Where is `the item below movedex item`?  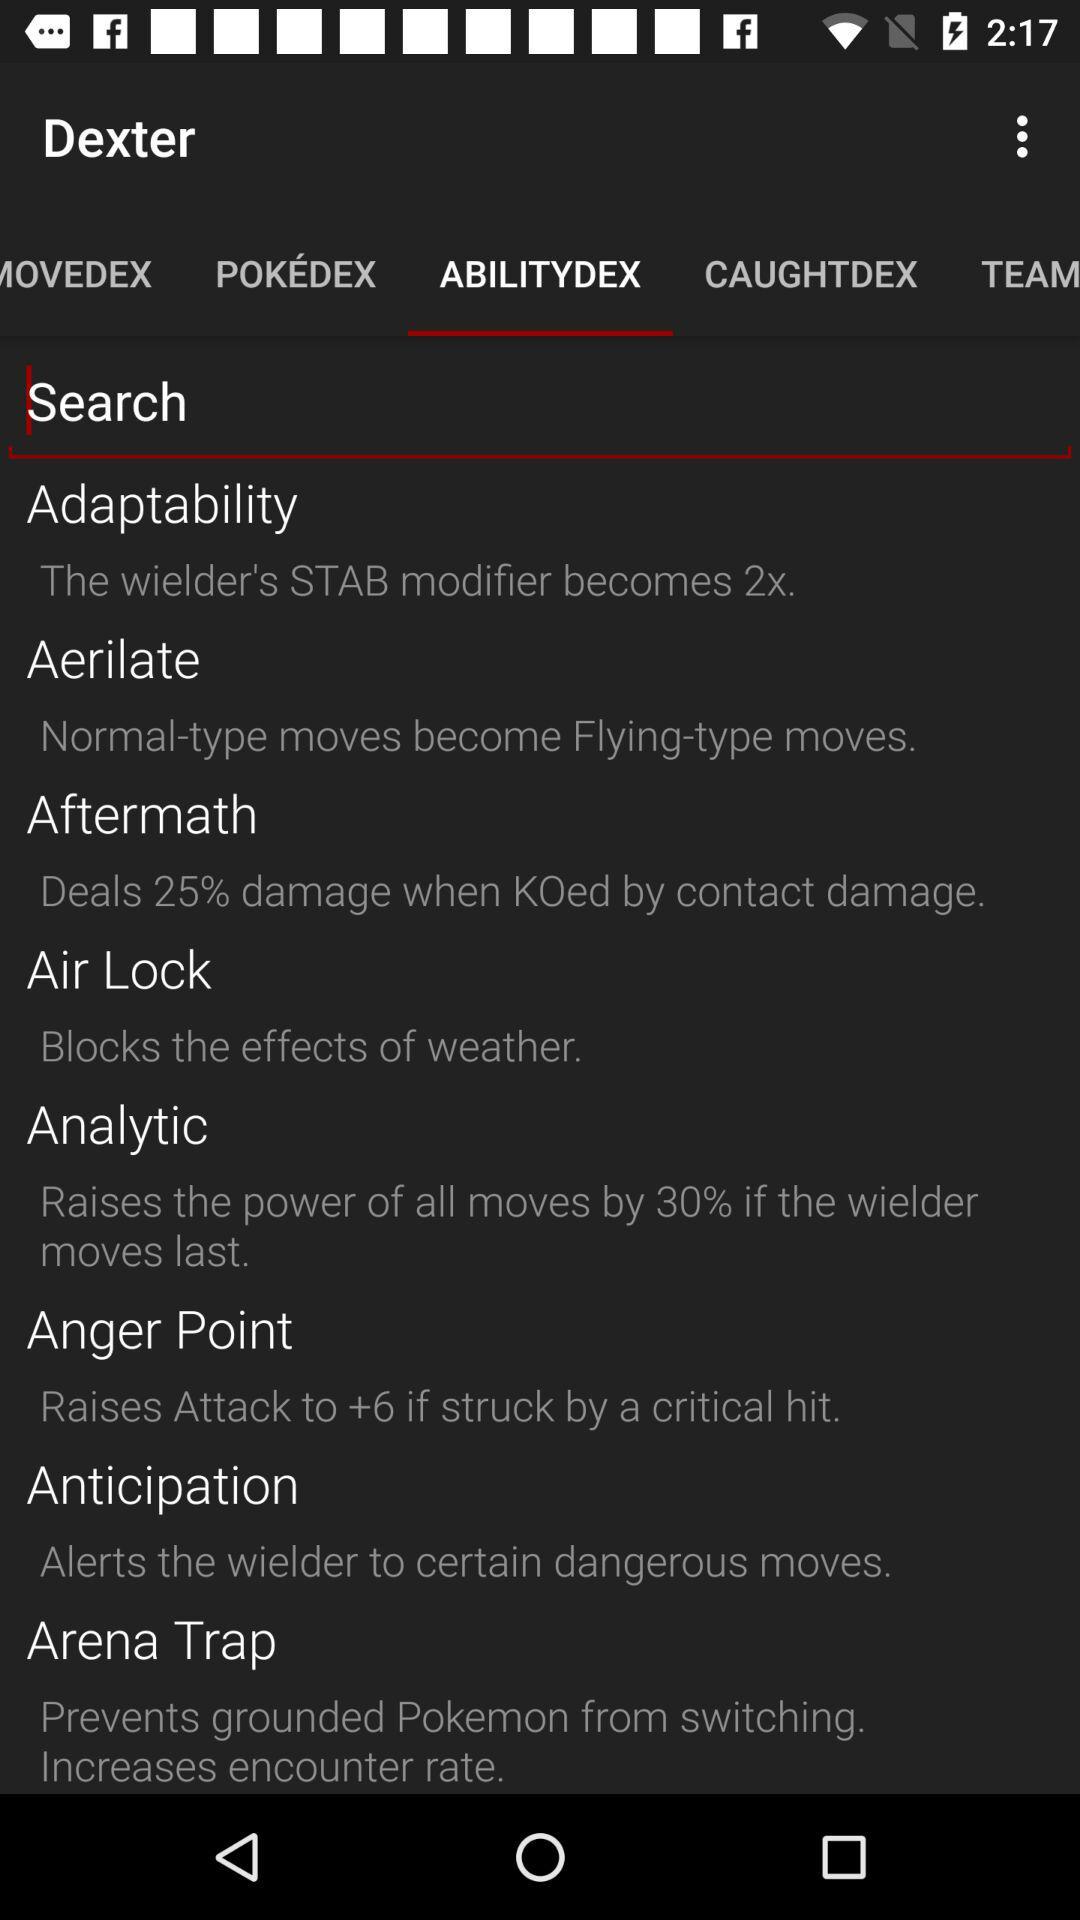
the item below movedex item is located at coordinates (540, 400).